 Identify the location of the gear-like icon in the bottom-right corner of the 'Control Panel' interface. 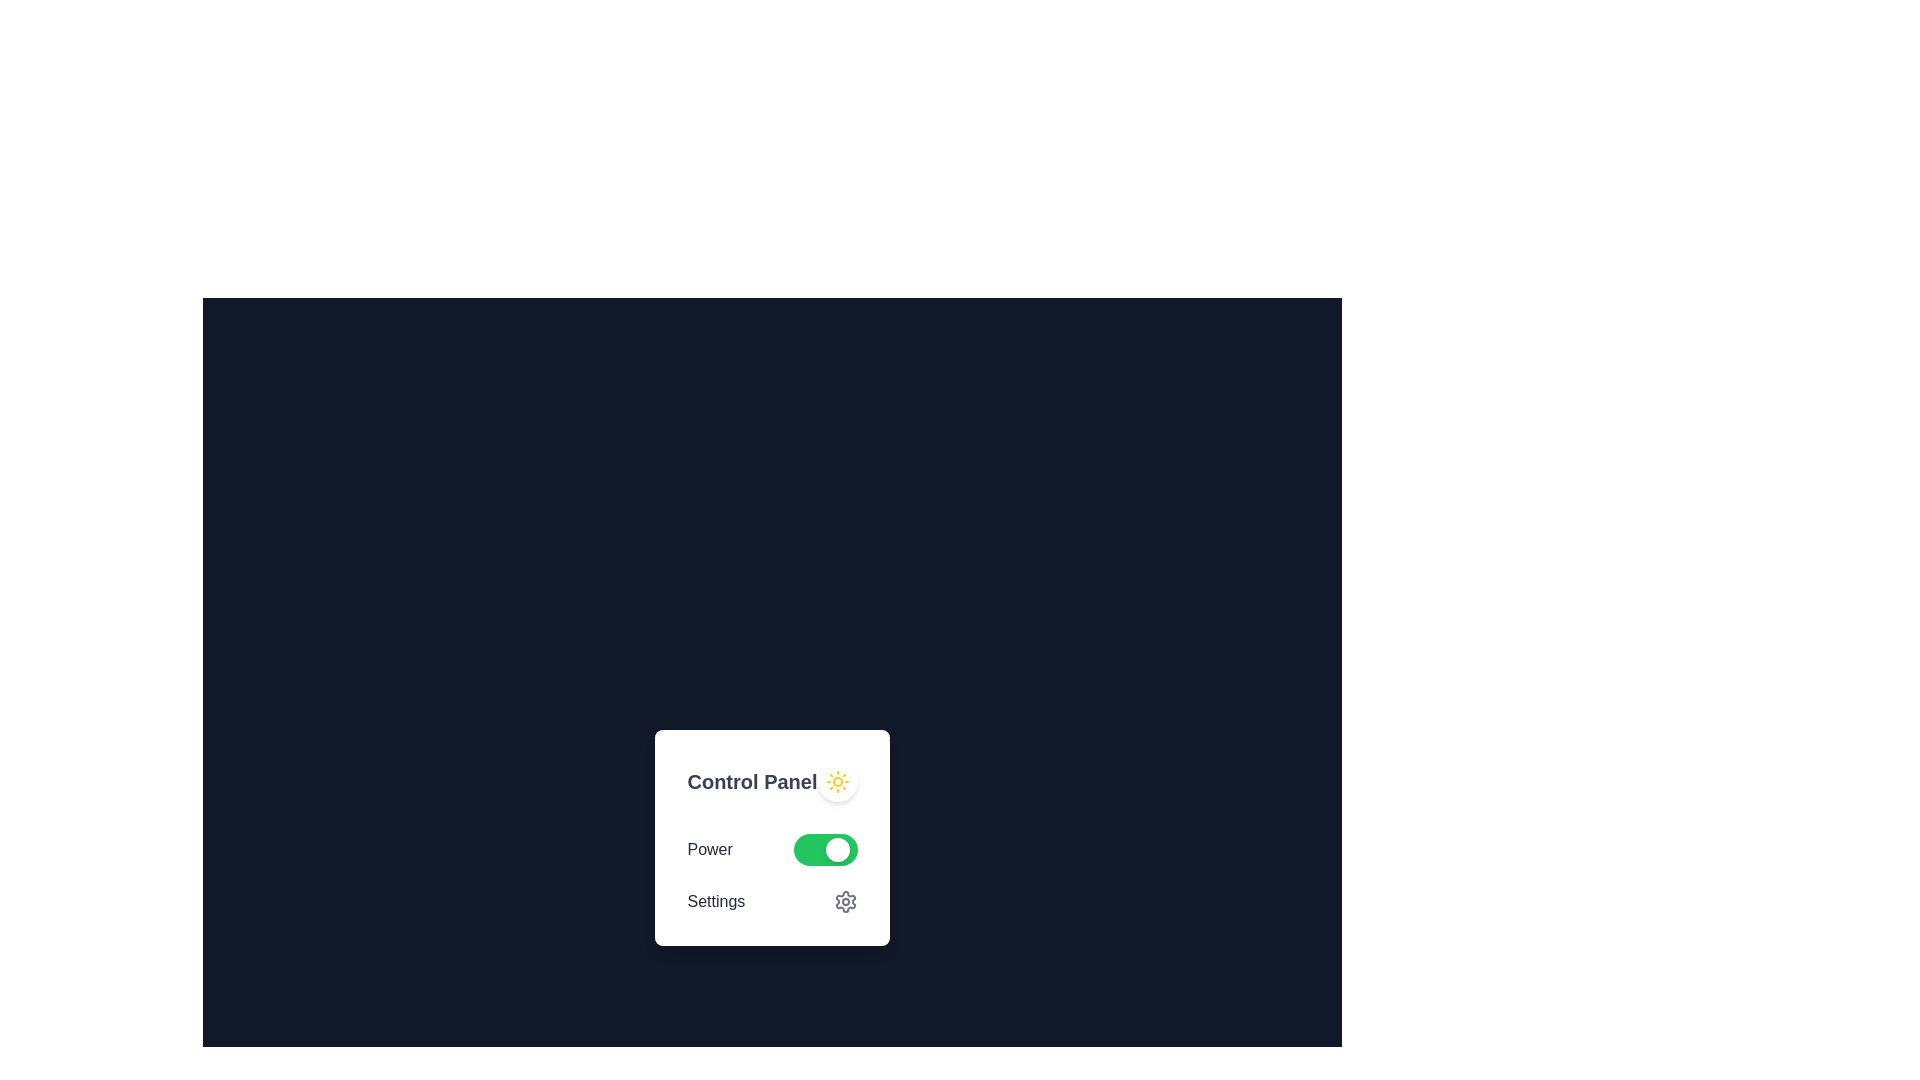
(845, 902).